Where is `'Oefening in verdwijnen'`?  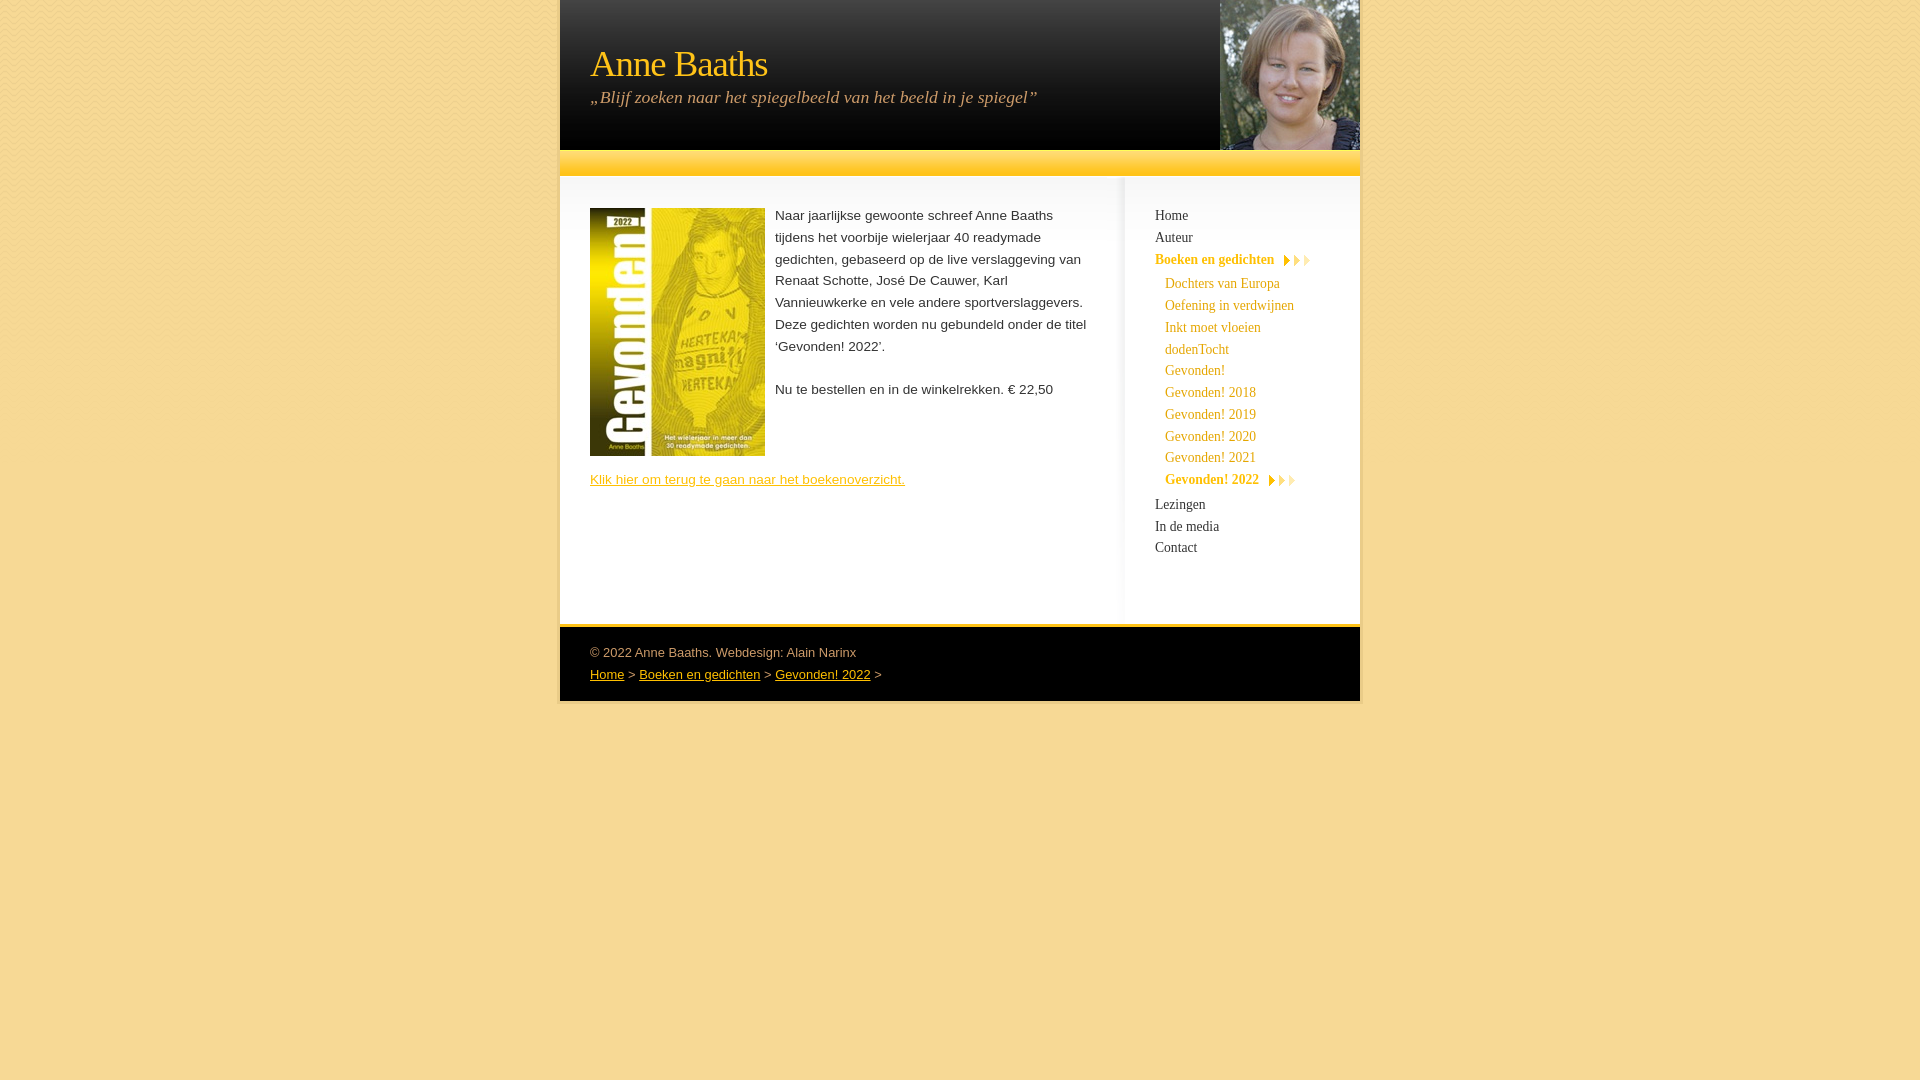 'Oefening in verdwijnen' is located at coordinates (1165, 305).